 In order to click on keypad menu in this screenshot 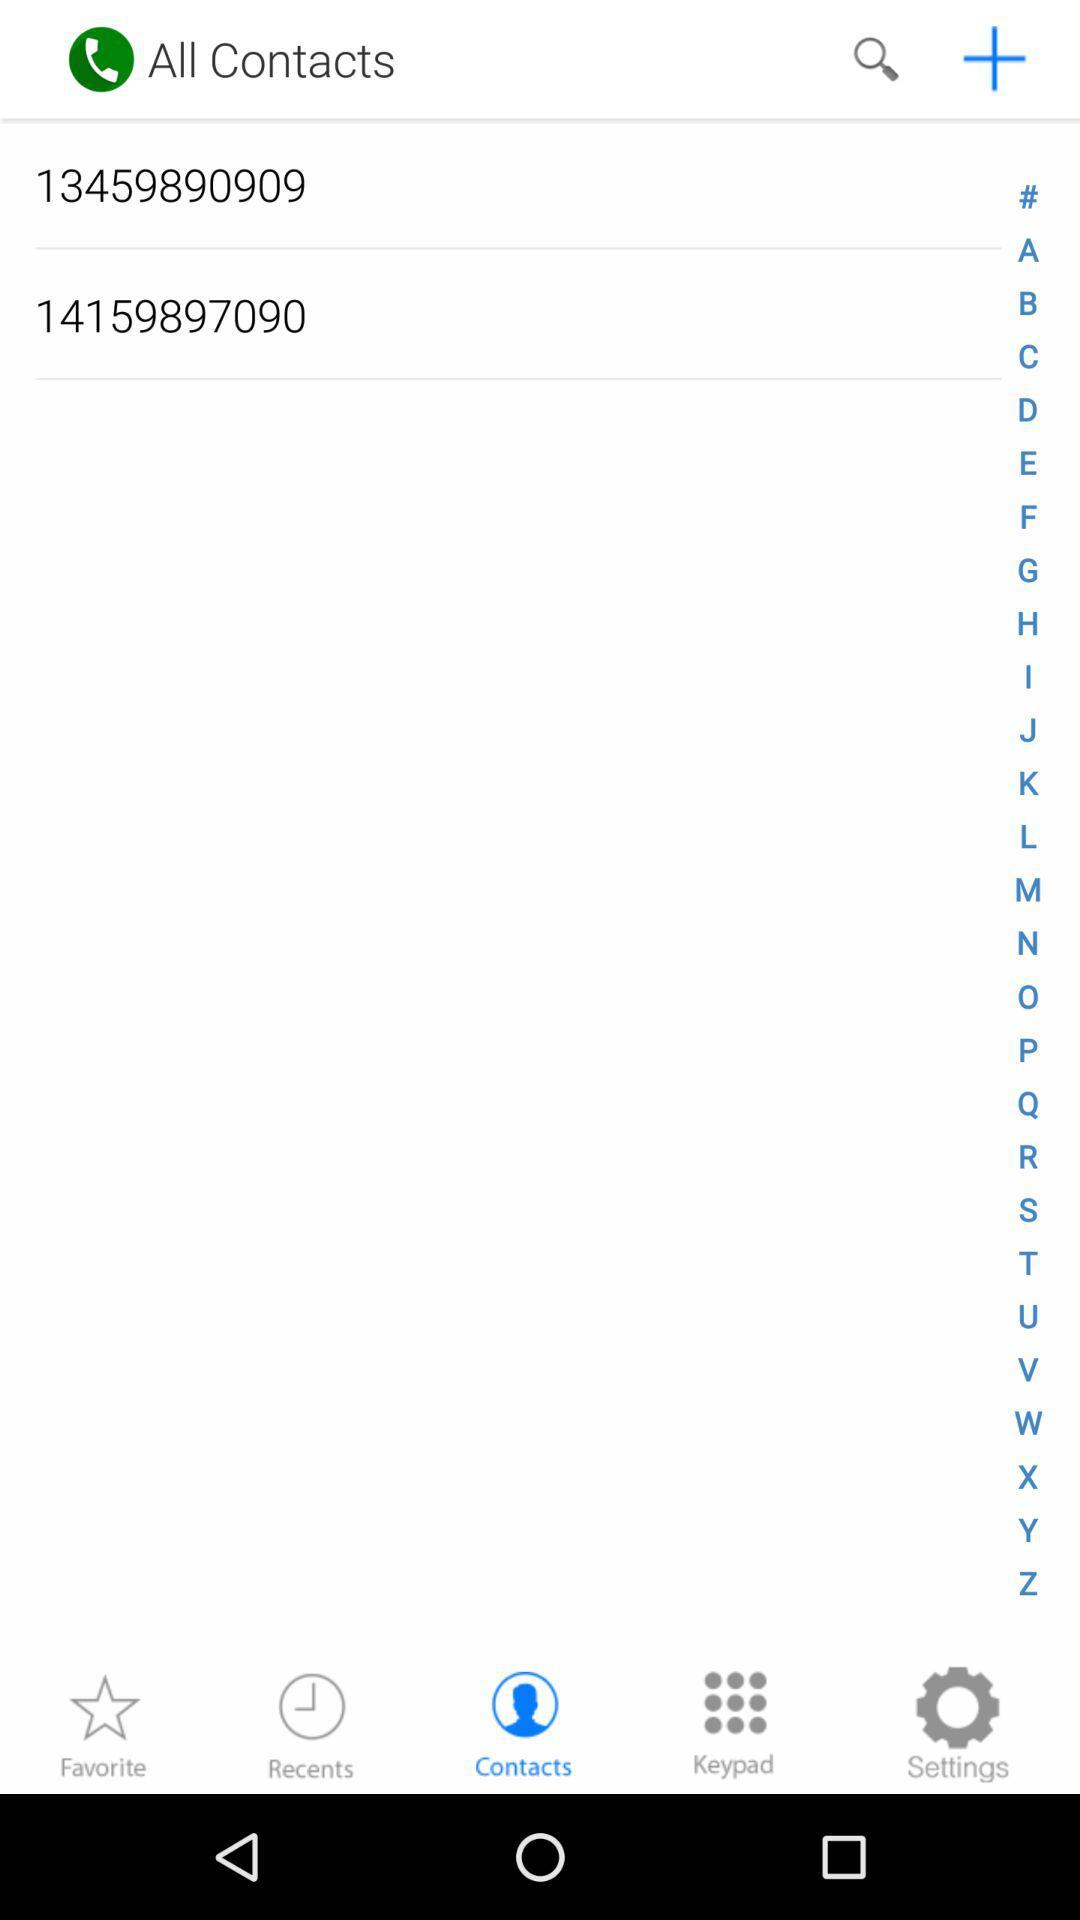, I will do `click(733, 1723)`.